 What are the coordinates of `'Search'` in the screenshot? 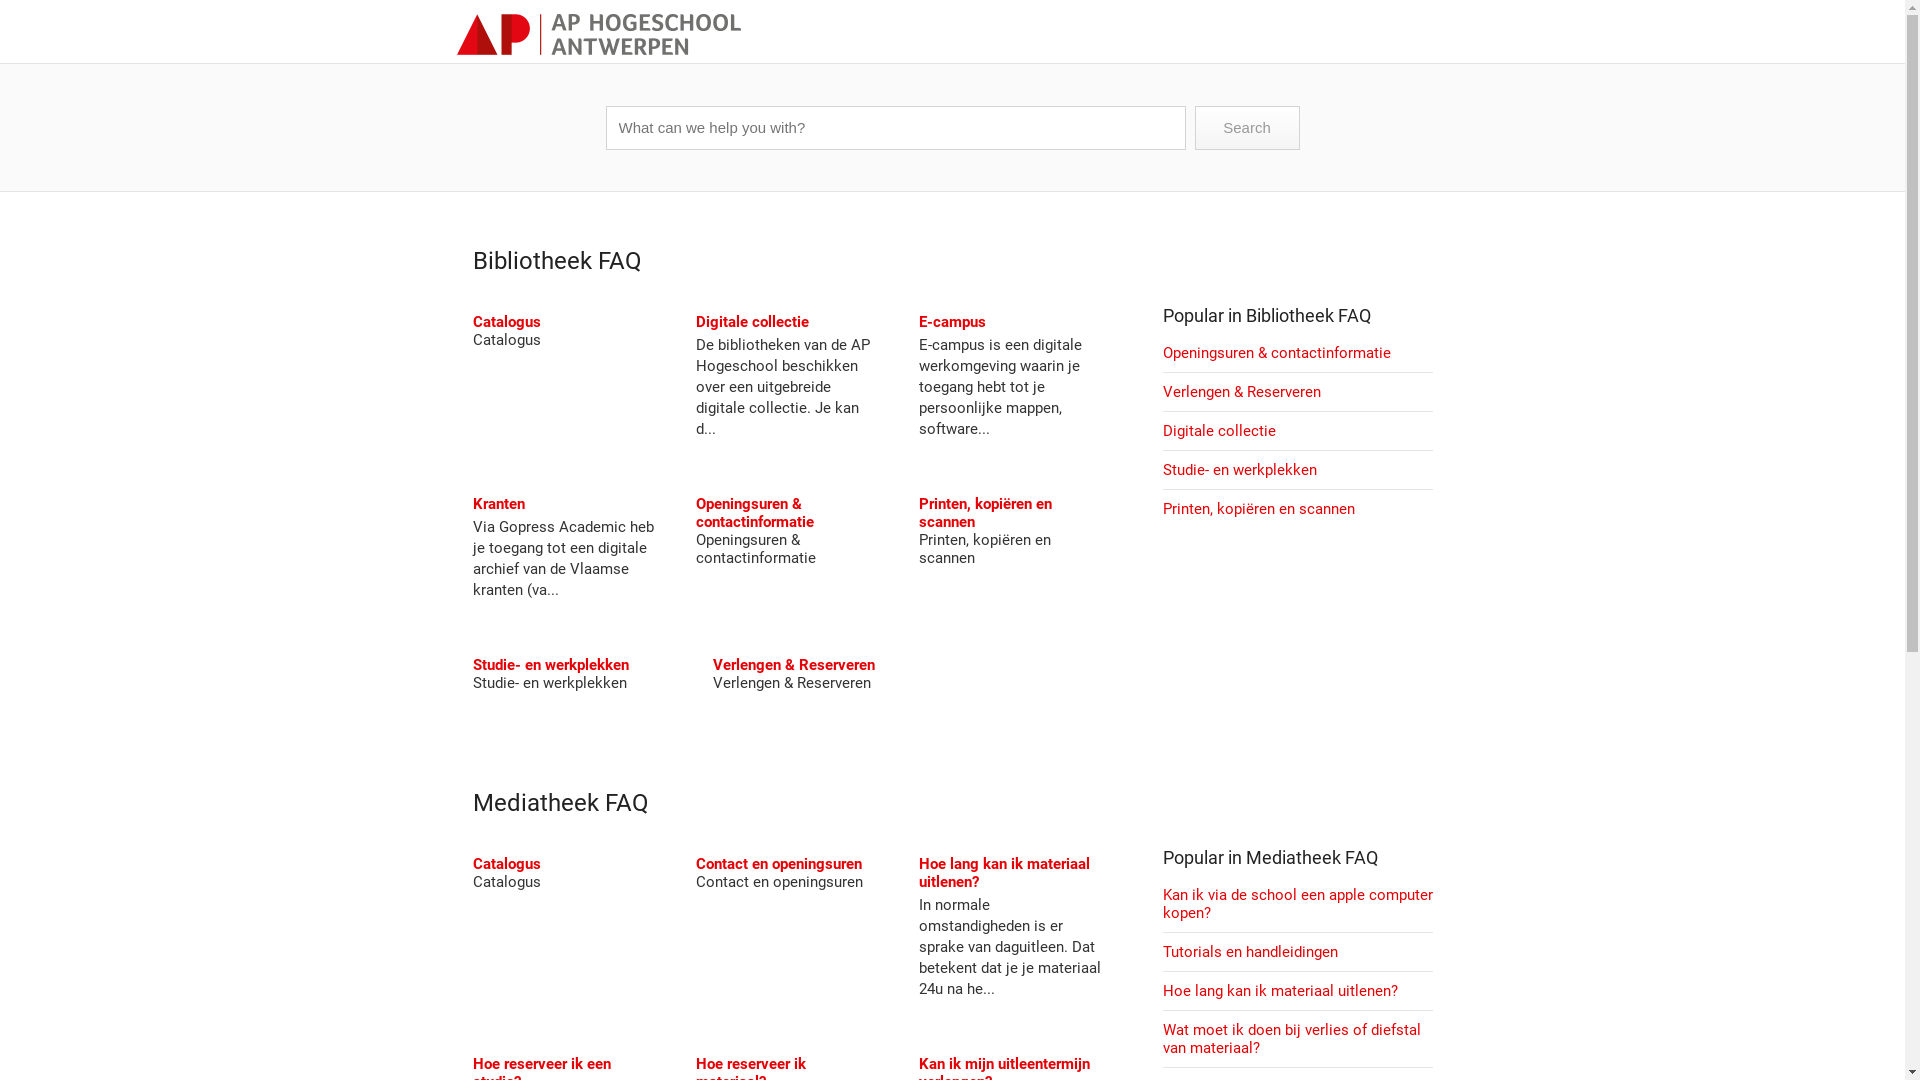 It's located at (1245, 127).